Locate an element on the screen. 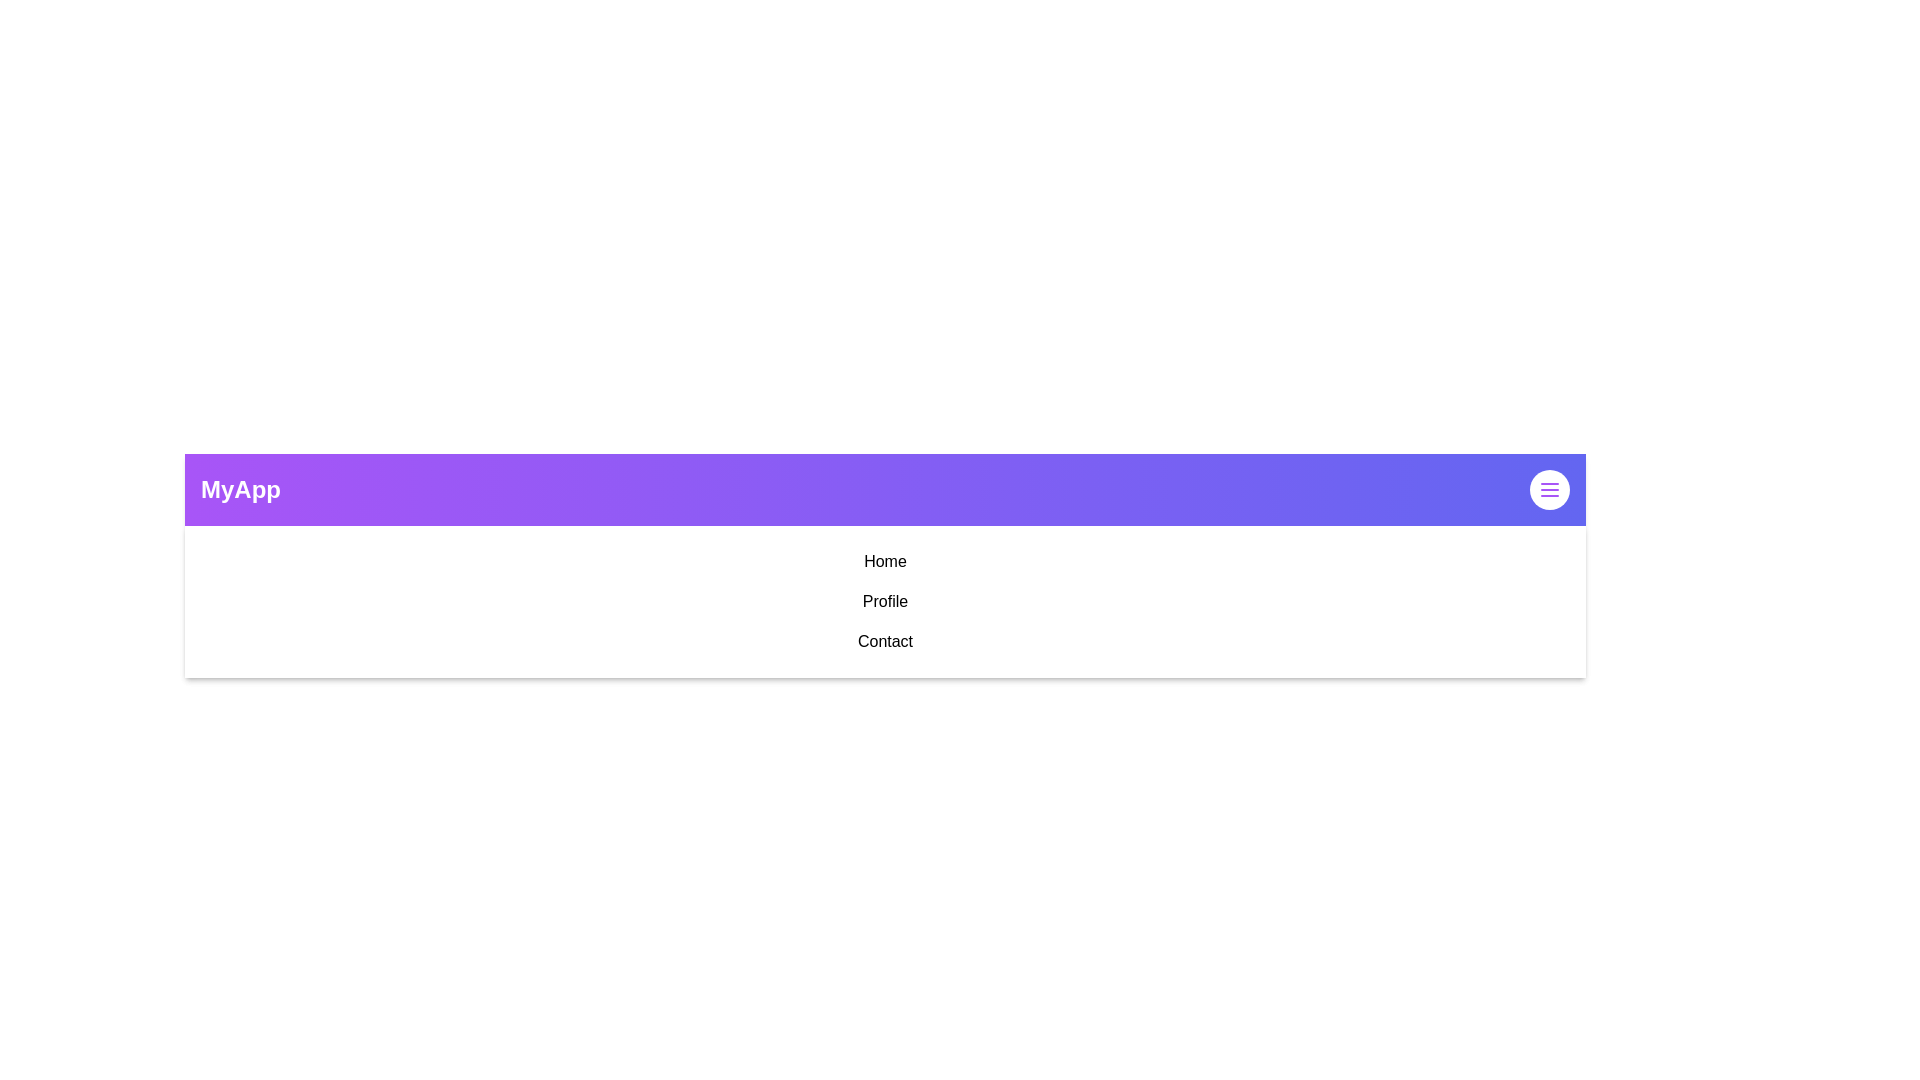 This screenshot has width=1920, height=1080. the 'Contact' menu item is located at coordinates (884, 641).